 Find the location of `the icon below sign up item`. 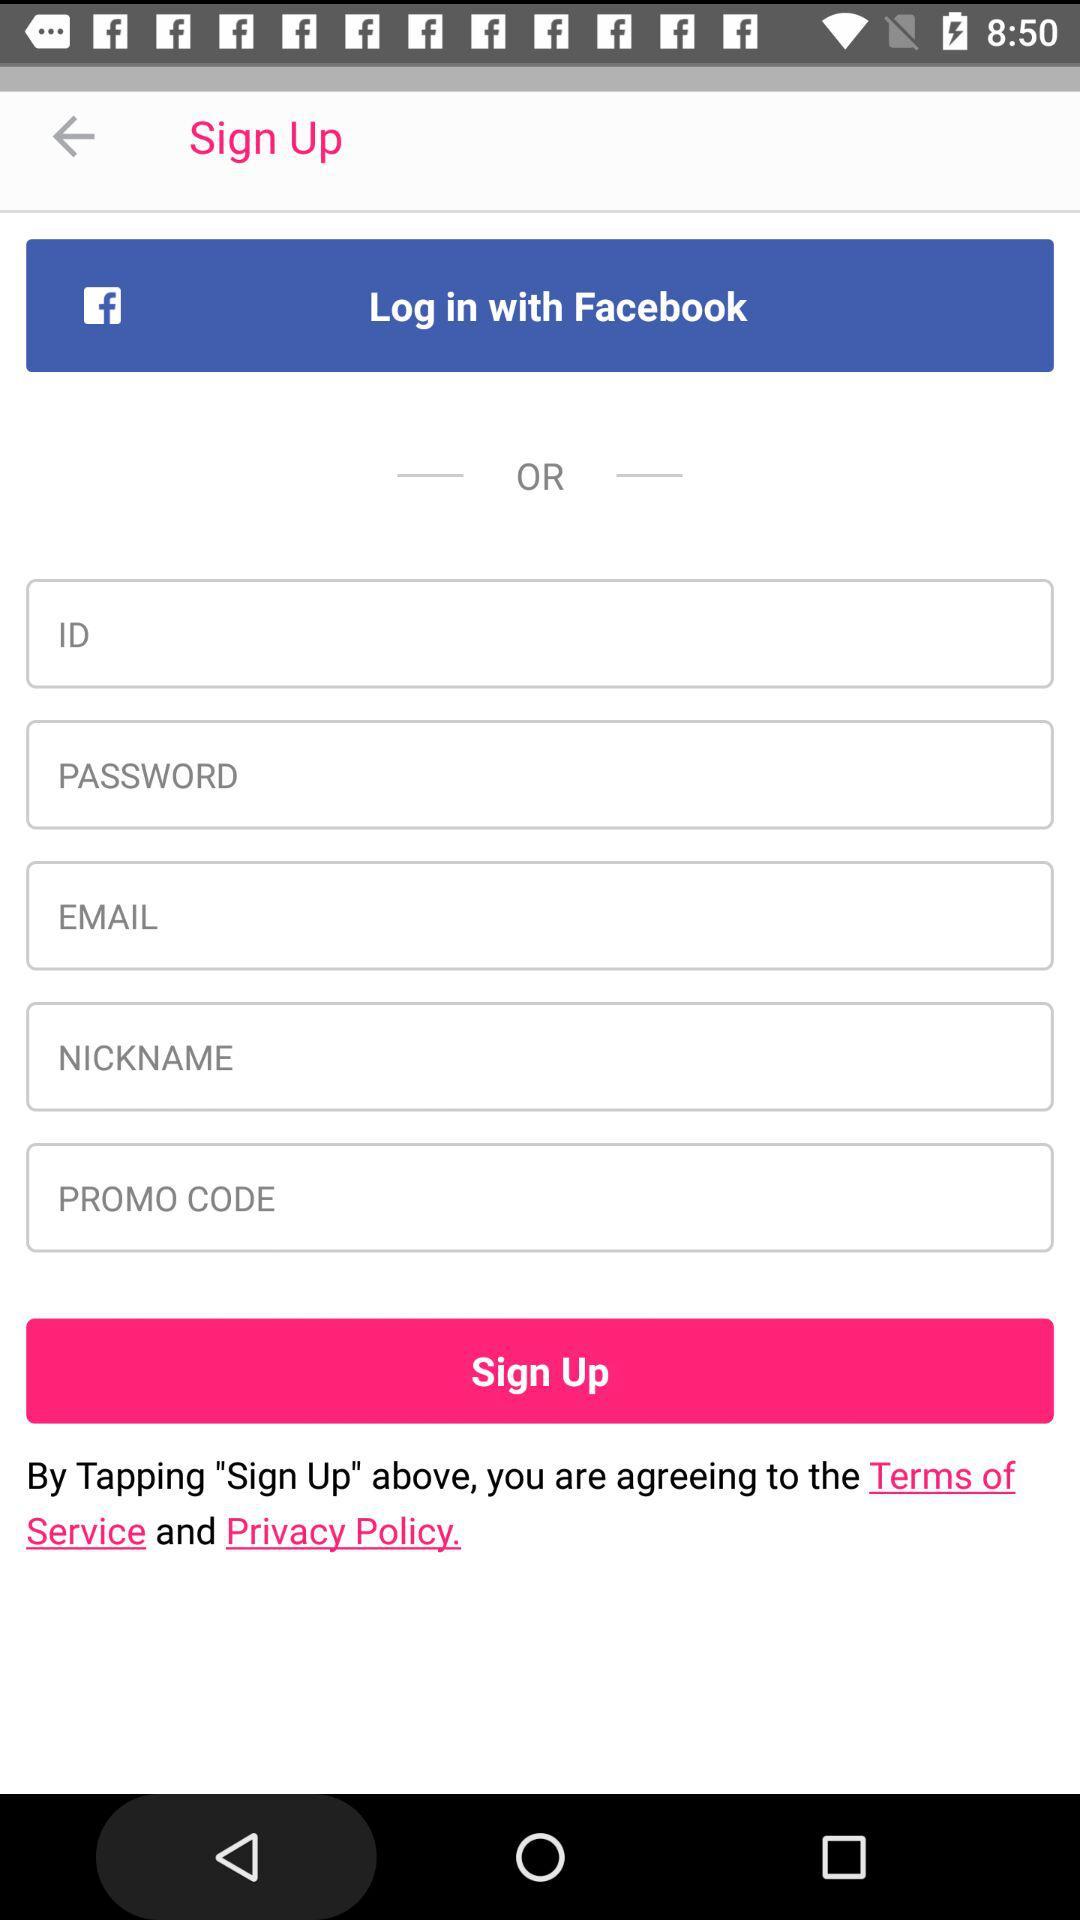

the icon below sign up item is located at coordinates (540, 1502).